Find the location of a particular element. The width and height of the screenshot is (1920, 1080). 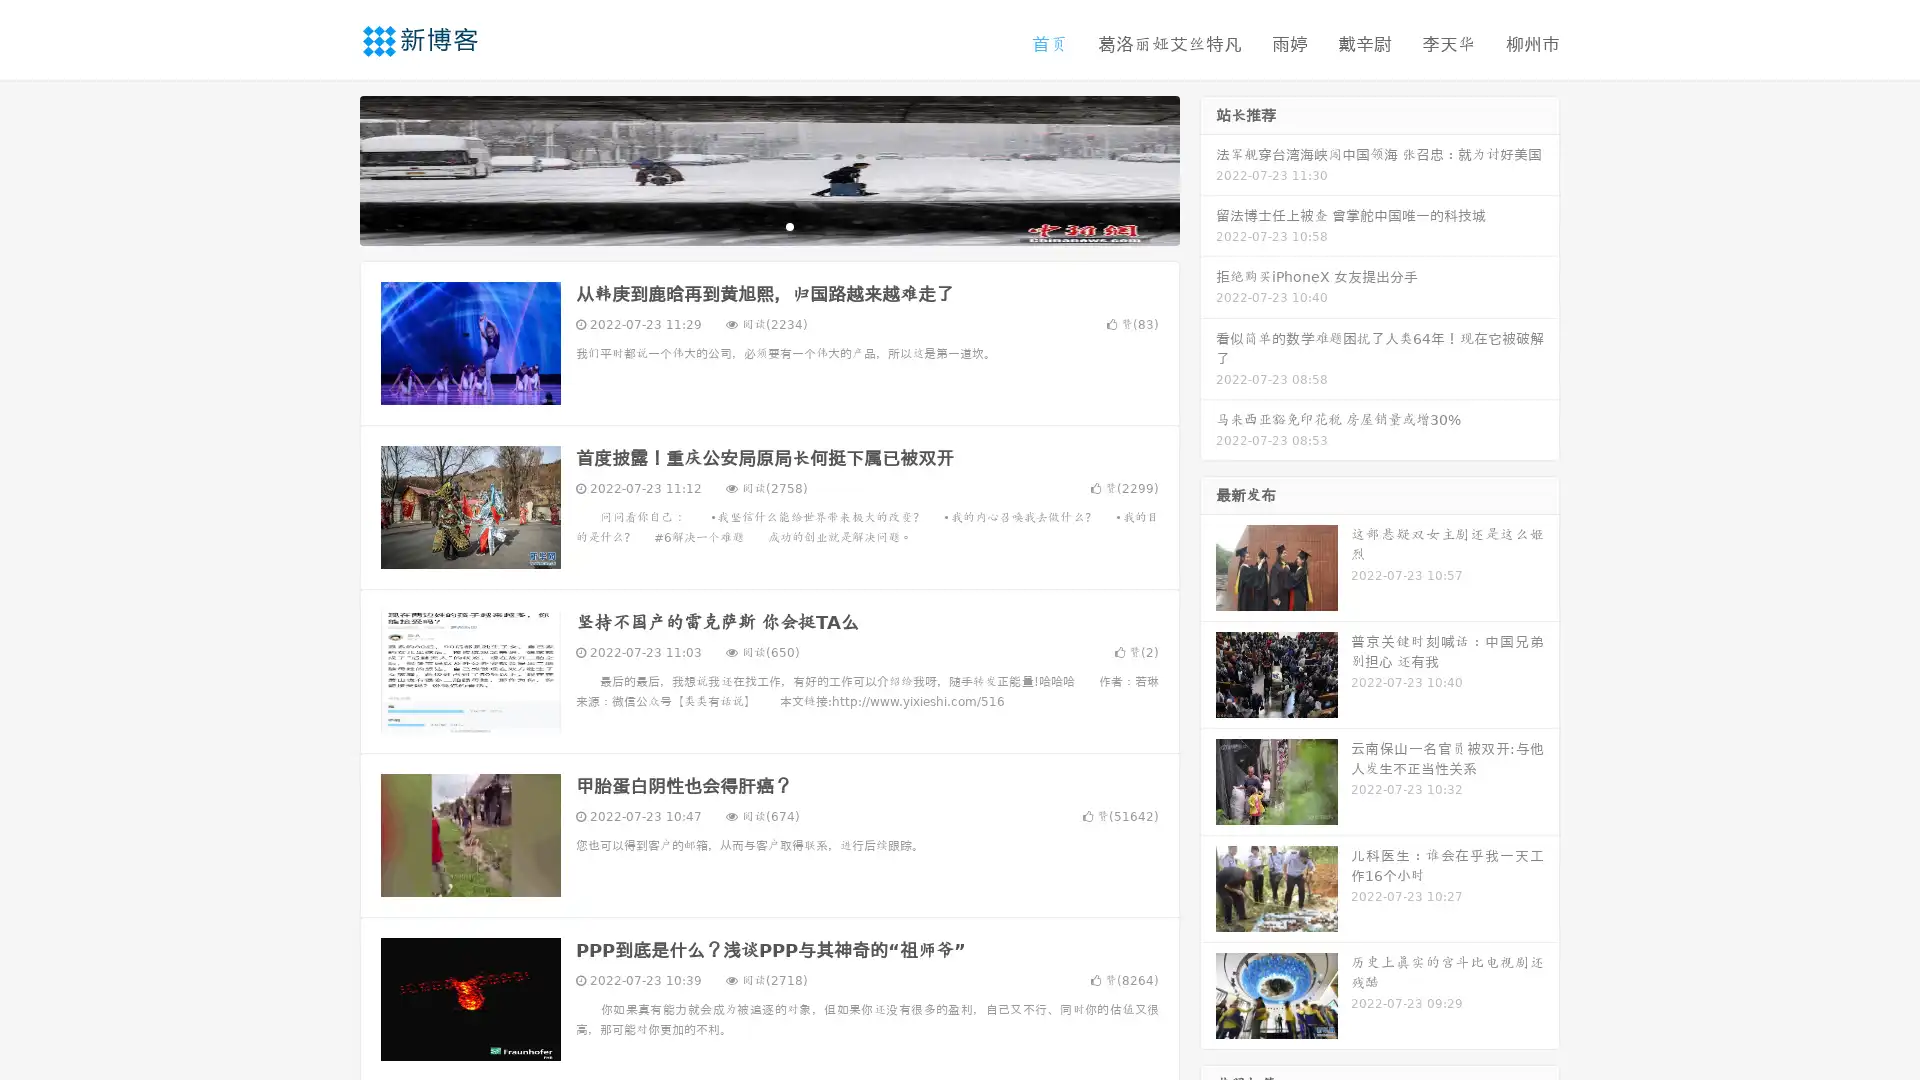

Previous slide is located at coordinates (330, 168).